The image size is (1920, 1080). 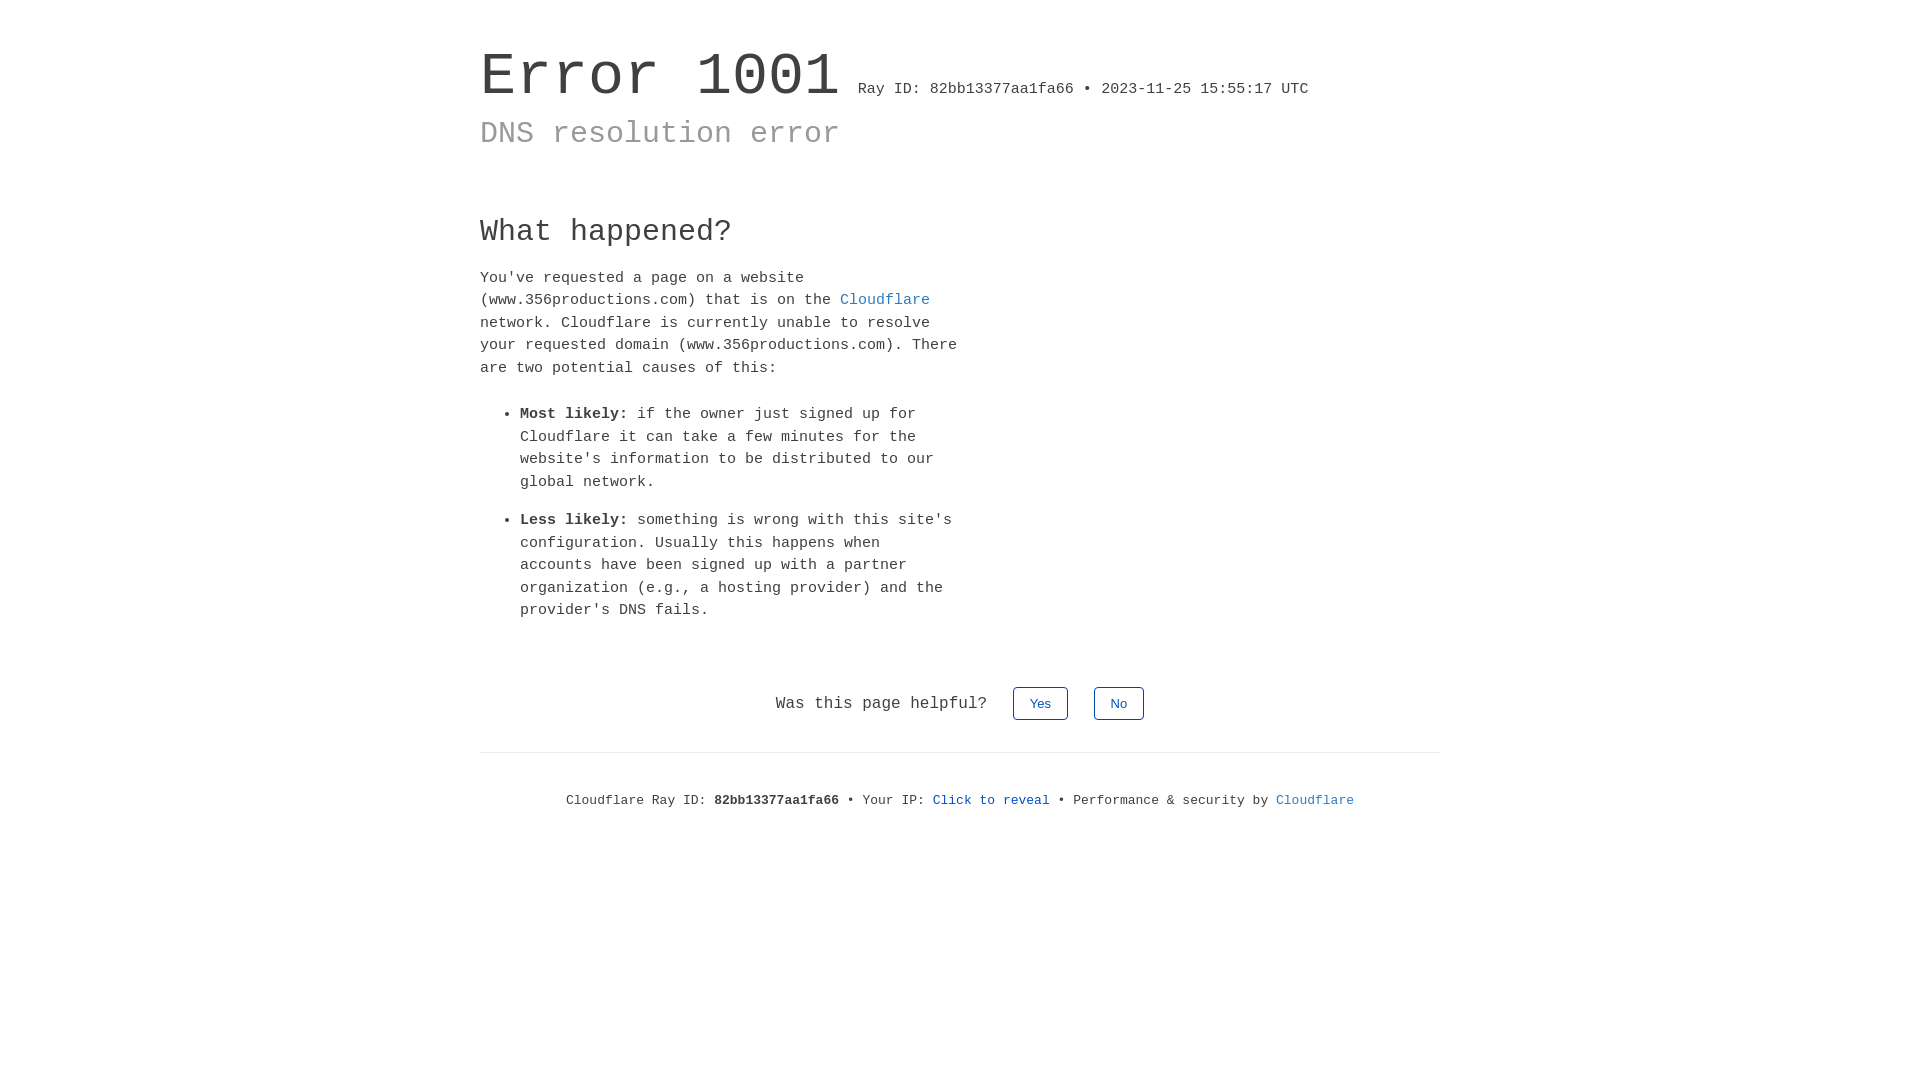 What do you see at coordinates (991, 798) in the screenshot?
I see `'Click to reveal'` at bounding box center [991, 798].